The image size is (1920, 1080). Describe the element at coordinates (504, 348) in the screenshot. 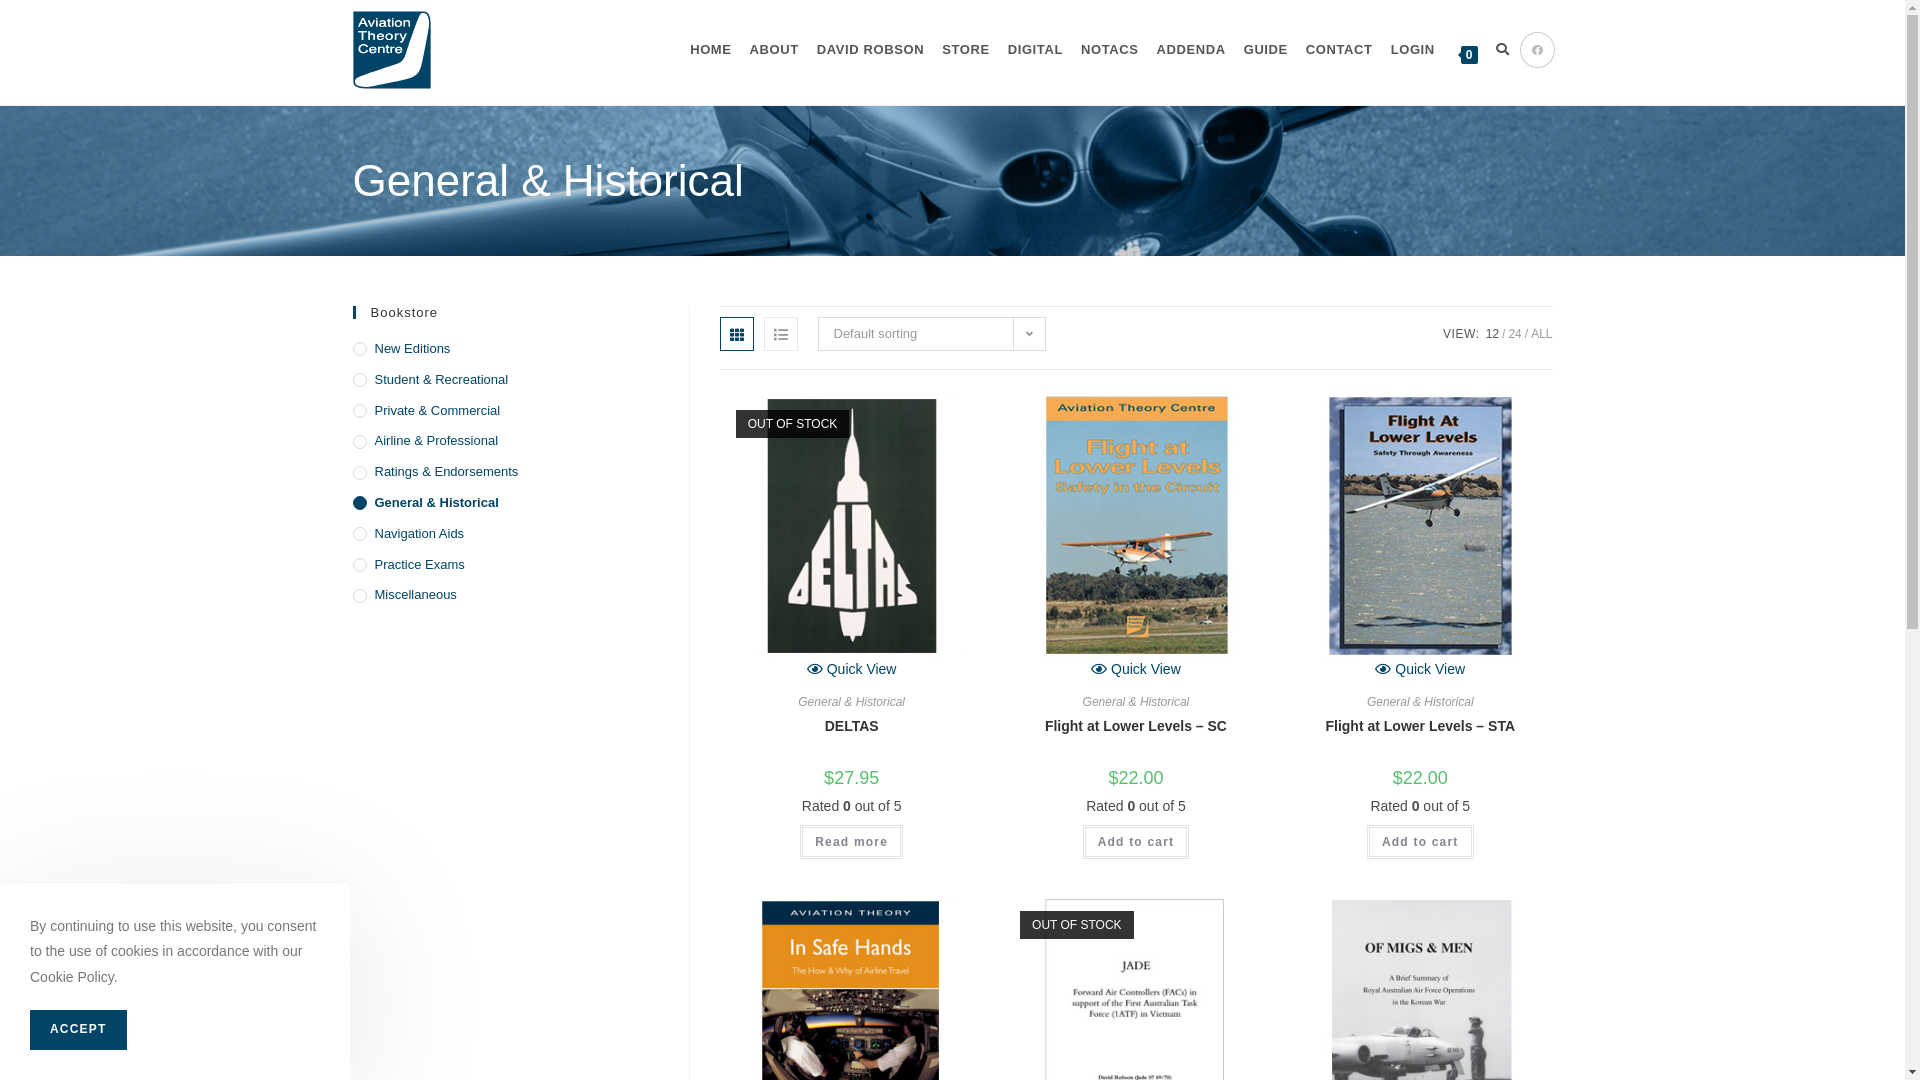

I see `'New Editions'` at that location.